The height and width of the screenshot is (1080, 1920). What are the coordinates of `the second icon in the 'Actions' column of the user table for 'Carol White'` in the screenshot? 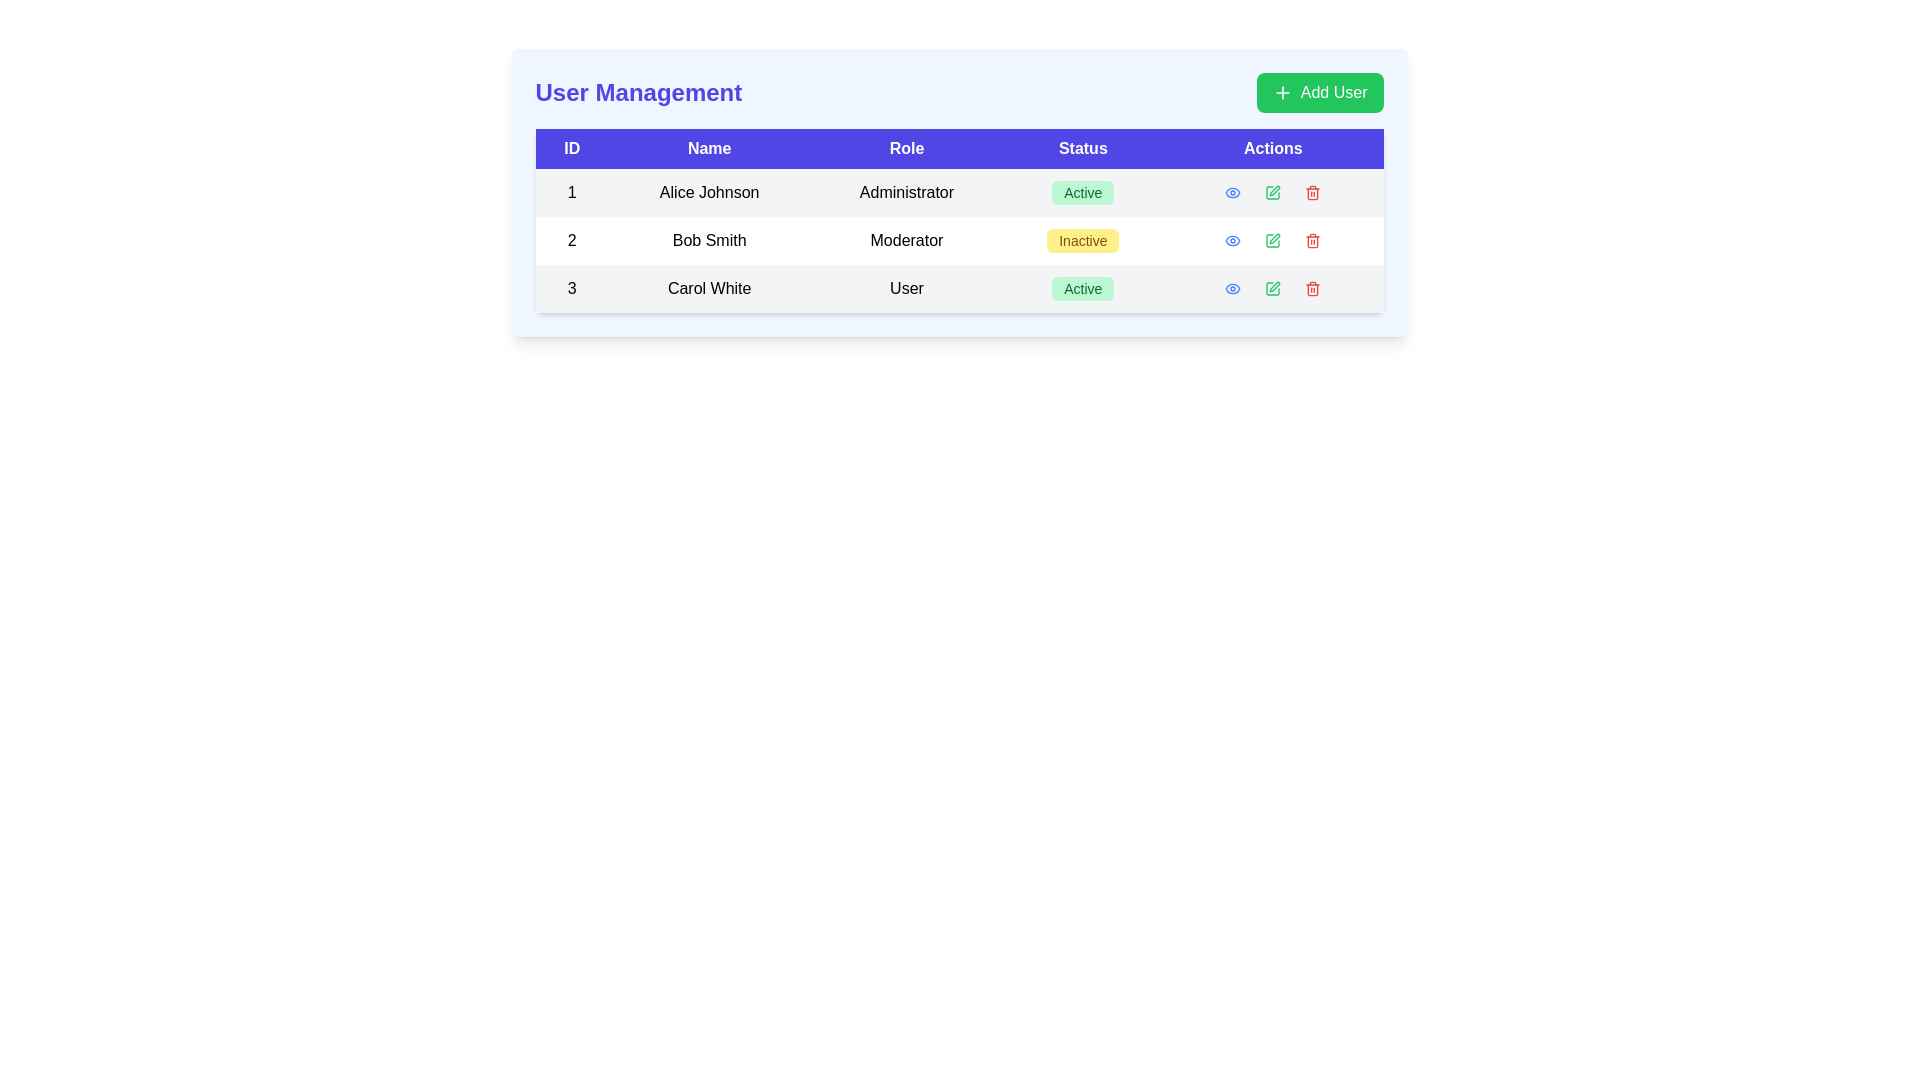 It's located at (1272, 289).